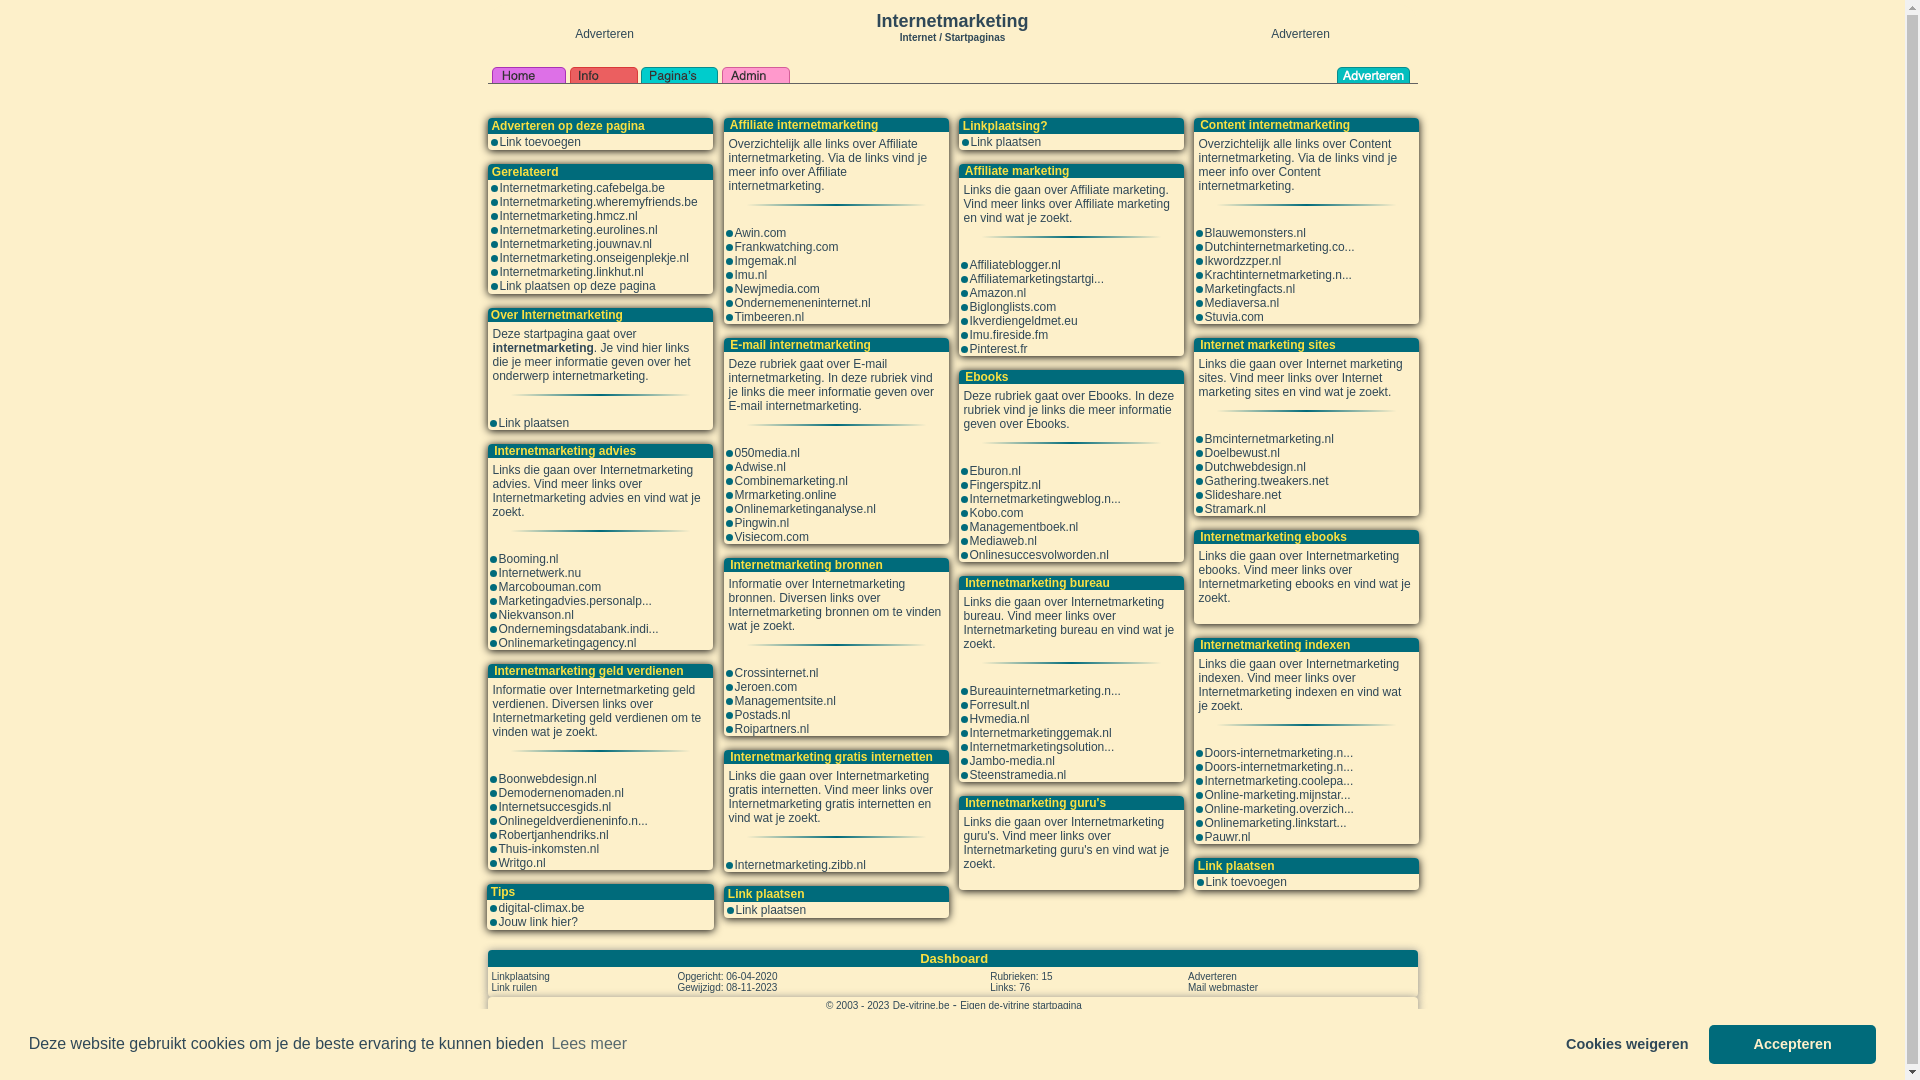  Describe the element at coordinates (588, 1043) in the screenshot. I see `'Lees meer'` at that location.